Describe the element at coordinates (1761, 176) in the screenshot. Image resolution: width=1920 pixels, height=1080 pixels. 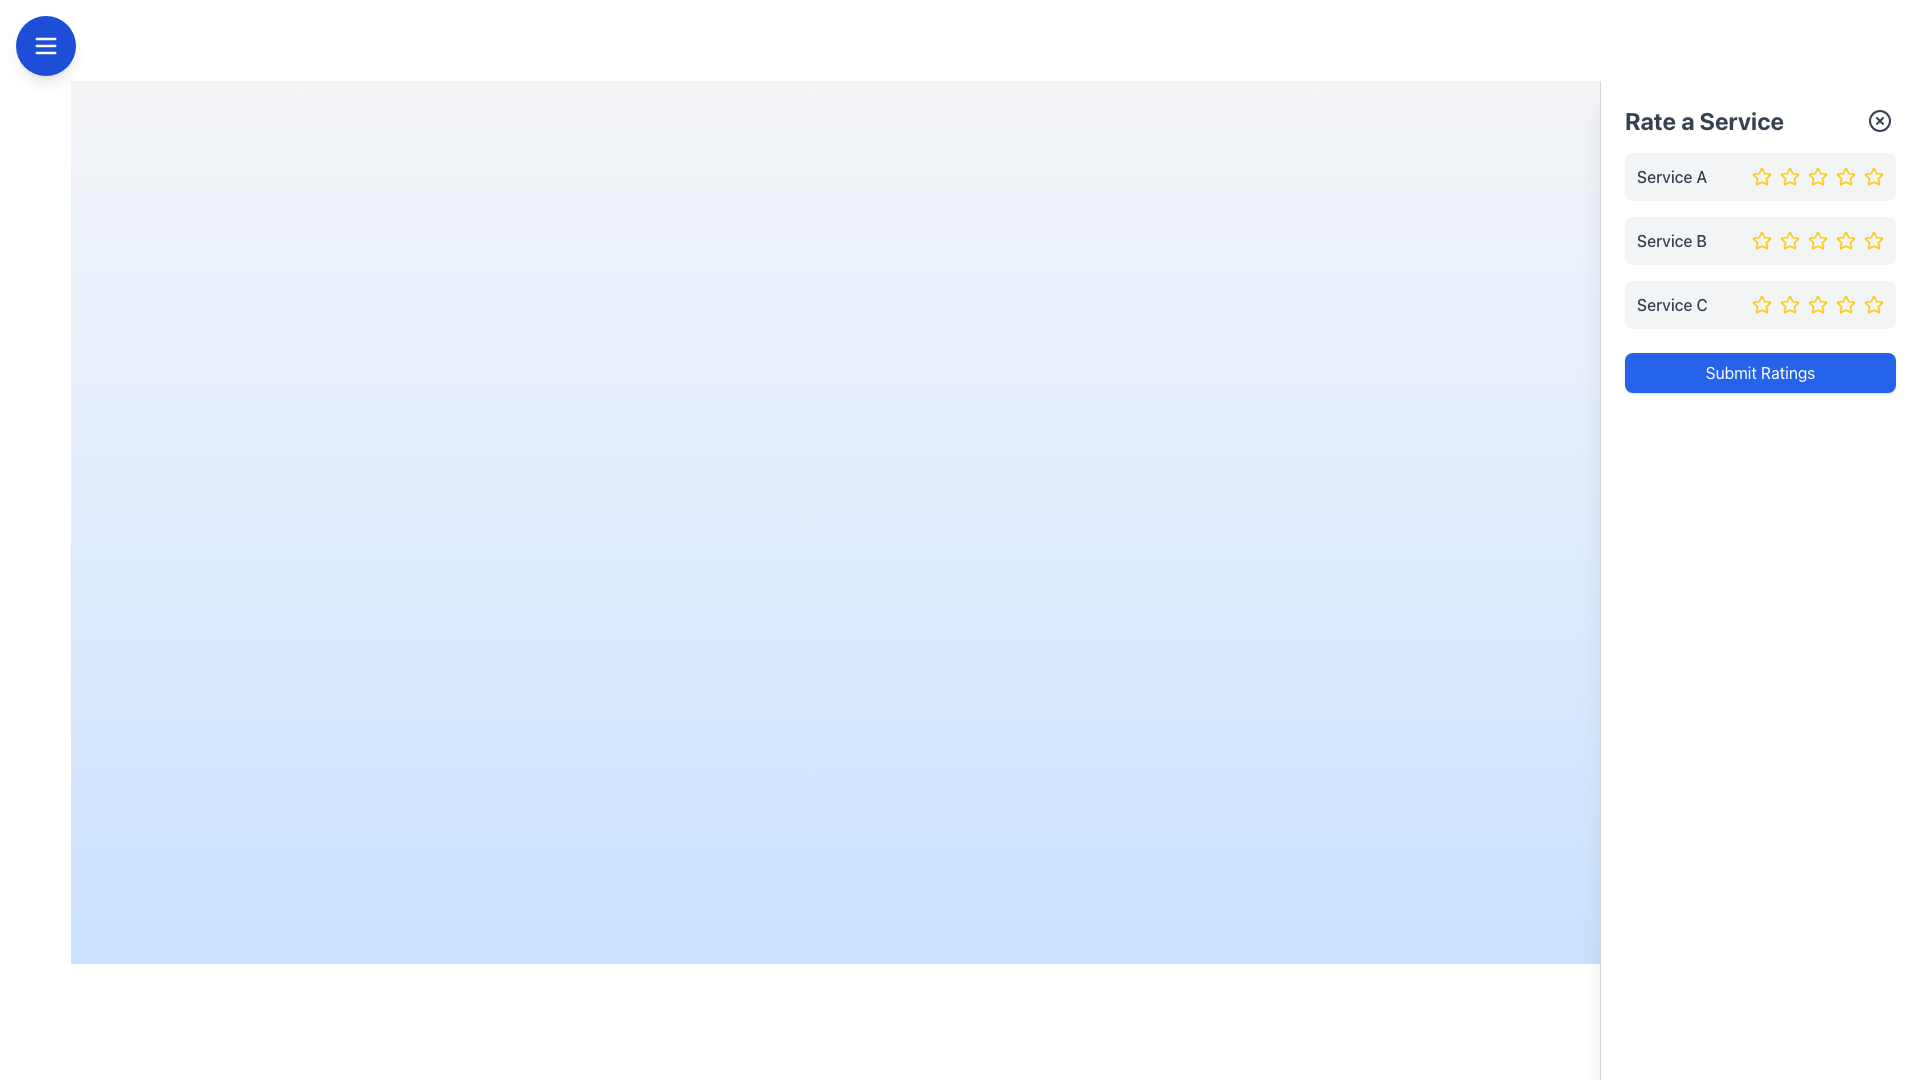
I see `the first star icon for rating 'Service A', which represents a one-star rating in the rating section` at that location.